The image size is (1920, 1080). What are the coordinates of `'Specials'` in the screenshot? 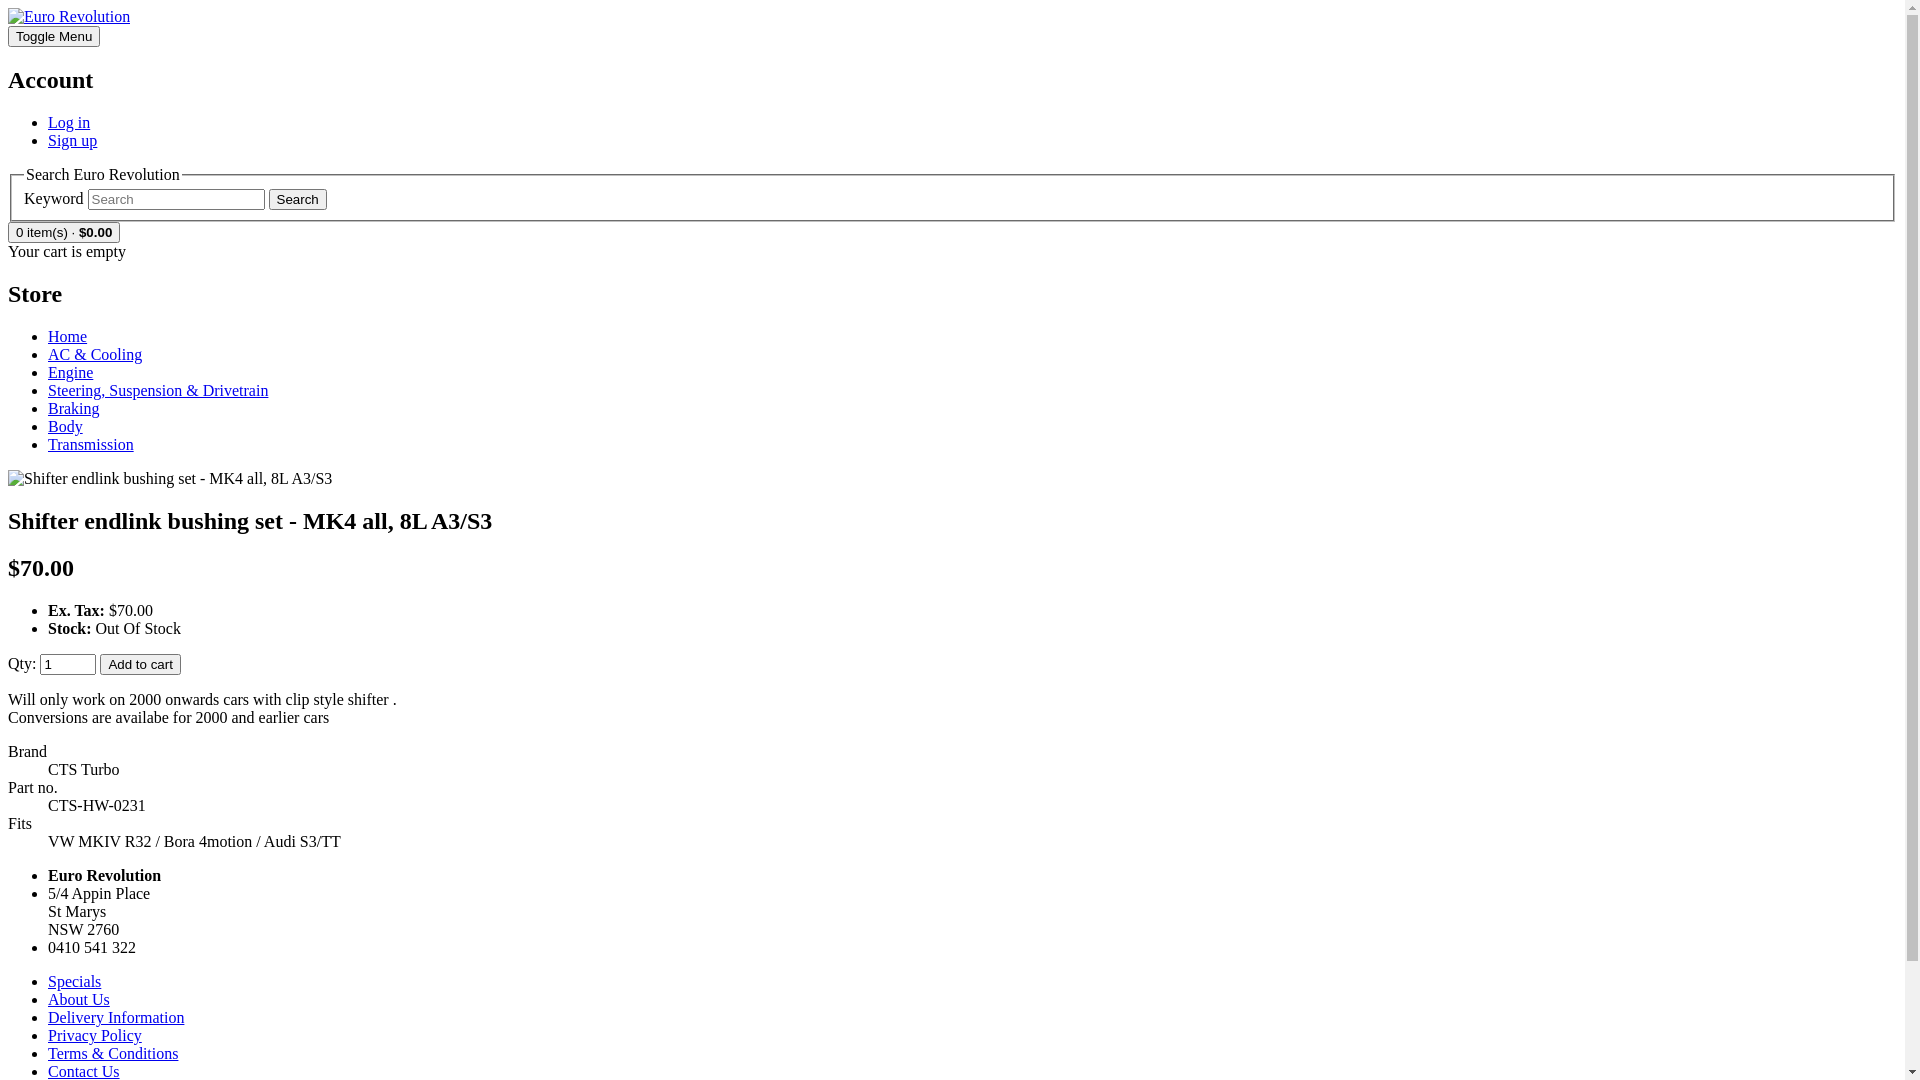 It's located at (74, 980).